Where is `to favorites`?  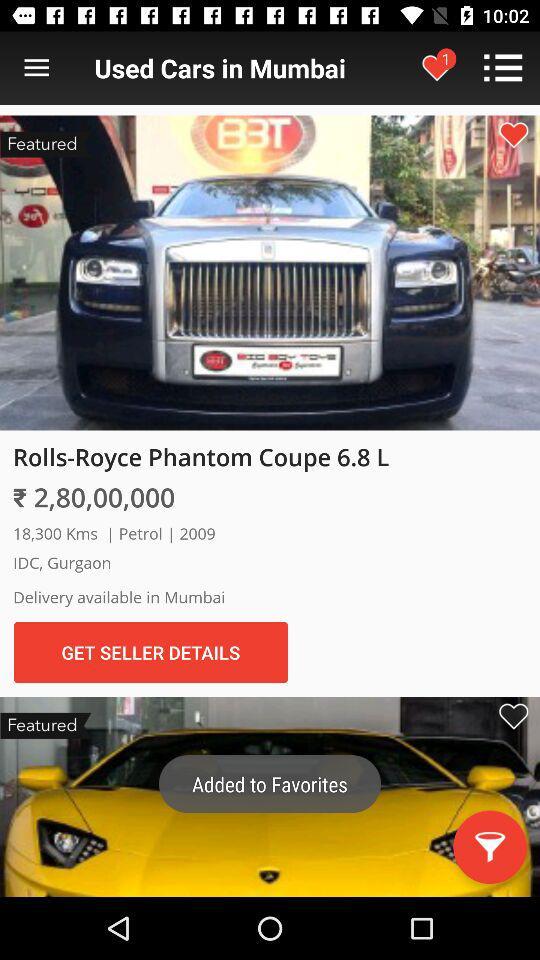 to favorites is located at coordinates (513, 134).